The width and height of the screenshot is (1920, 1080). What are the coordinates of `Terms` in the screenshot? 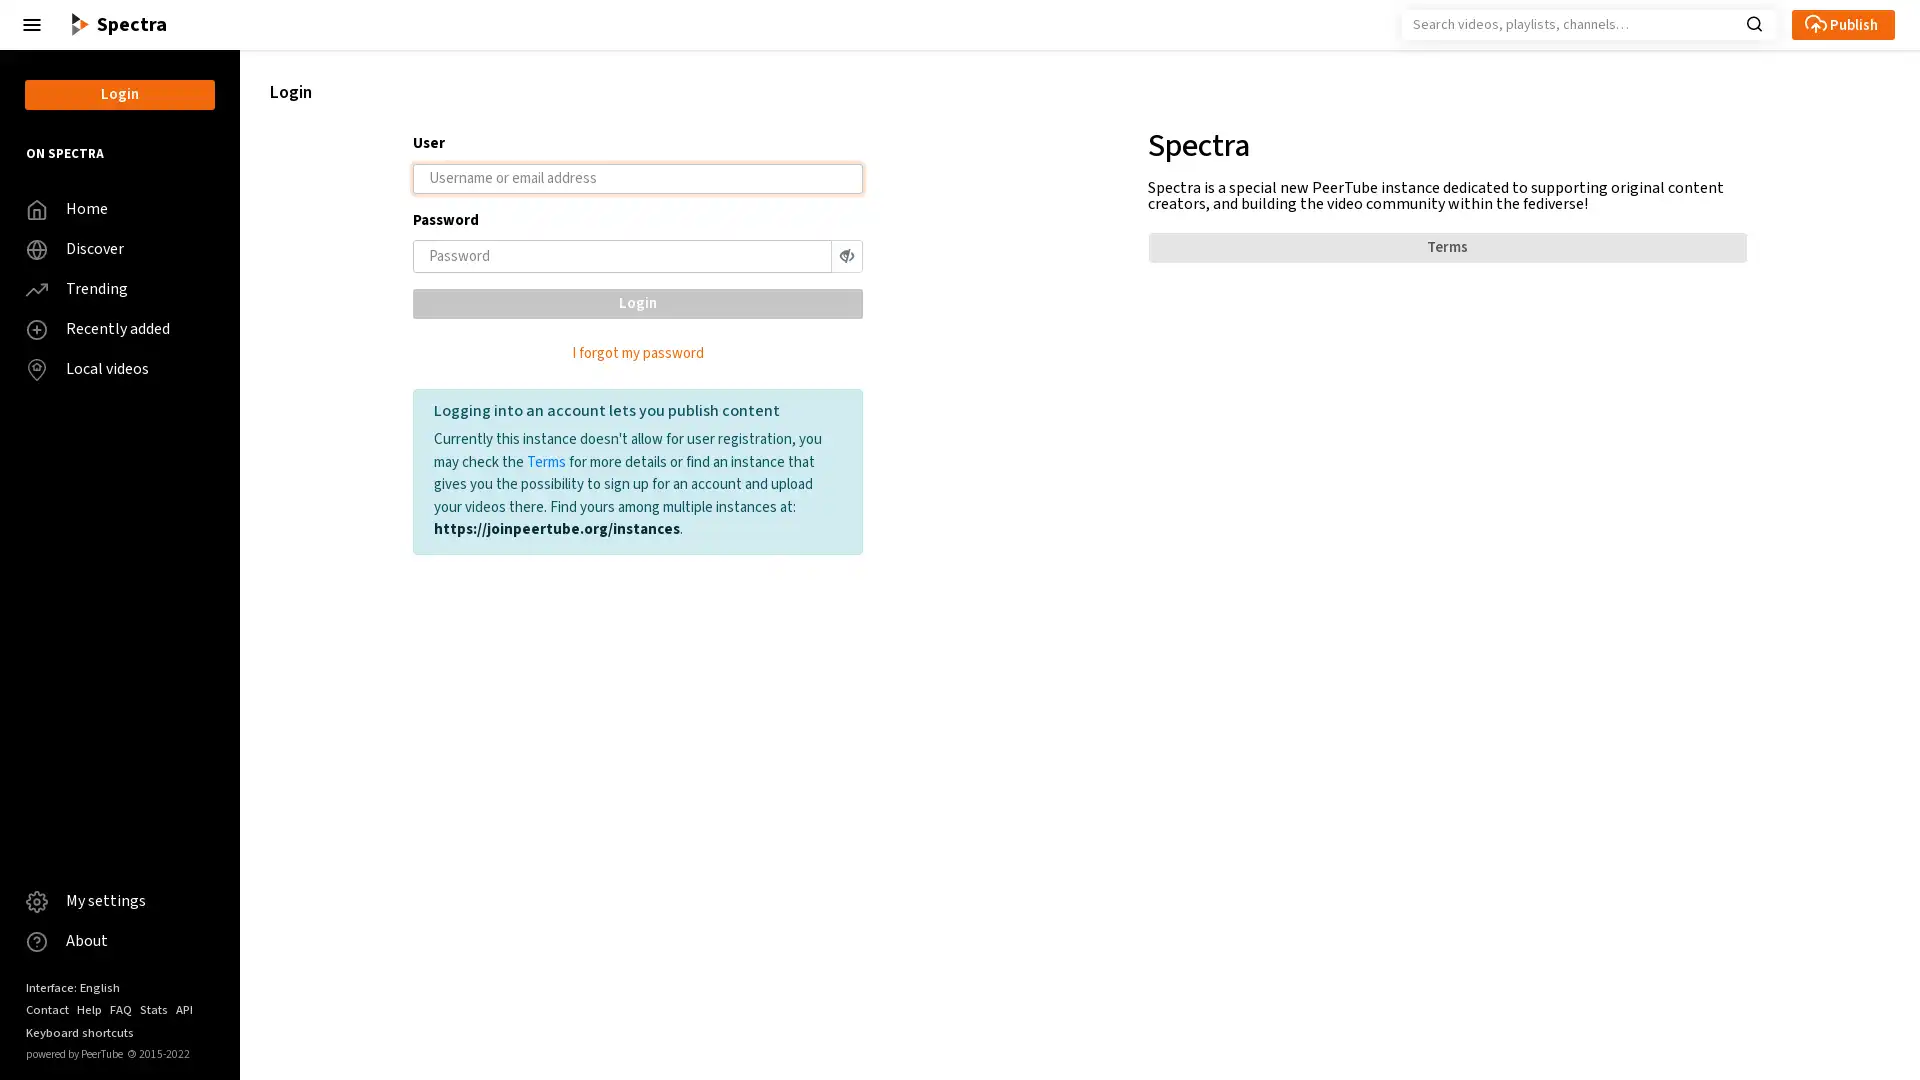 It's located at (1446, 246).